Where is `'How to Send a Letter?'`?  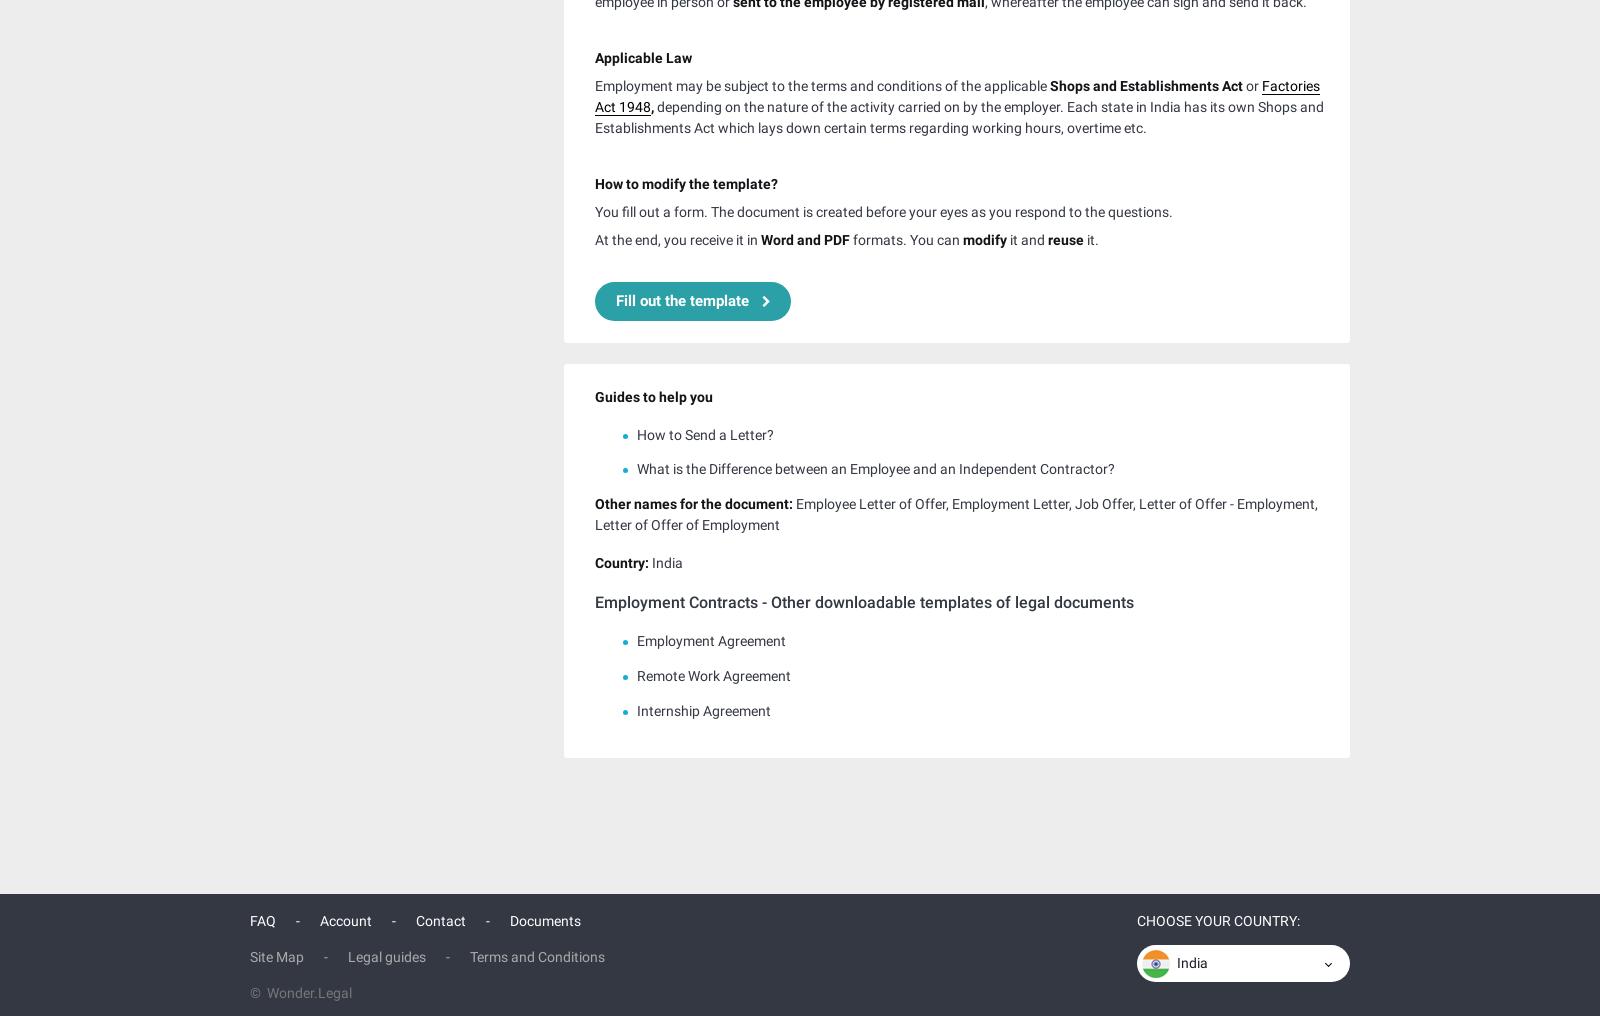 'How to Send a Letter?' is located at coordinates (705, 431).